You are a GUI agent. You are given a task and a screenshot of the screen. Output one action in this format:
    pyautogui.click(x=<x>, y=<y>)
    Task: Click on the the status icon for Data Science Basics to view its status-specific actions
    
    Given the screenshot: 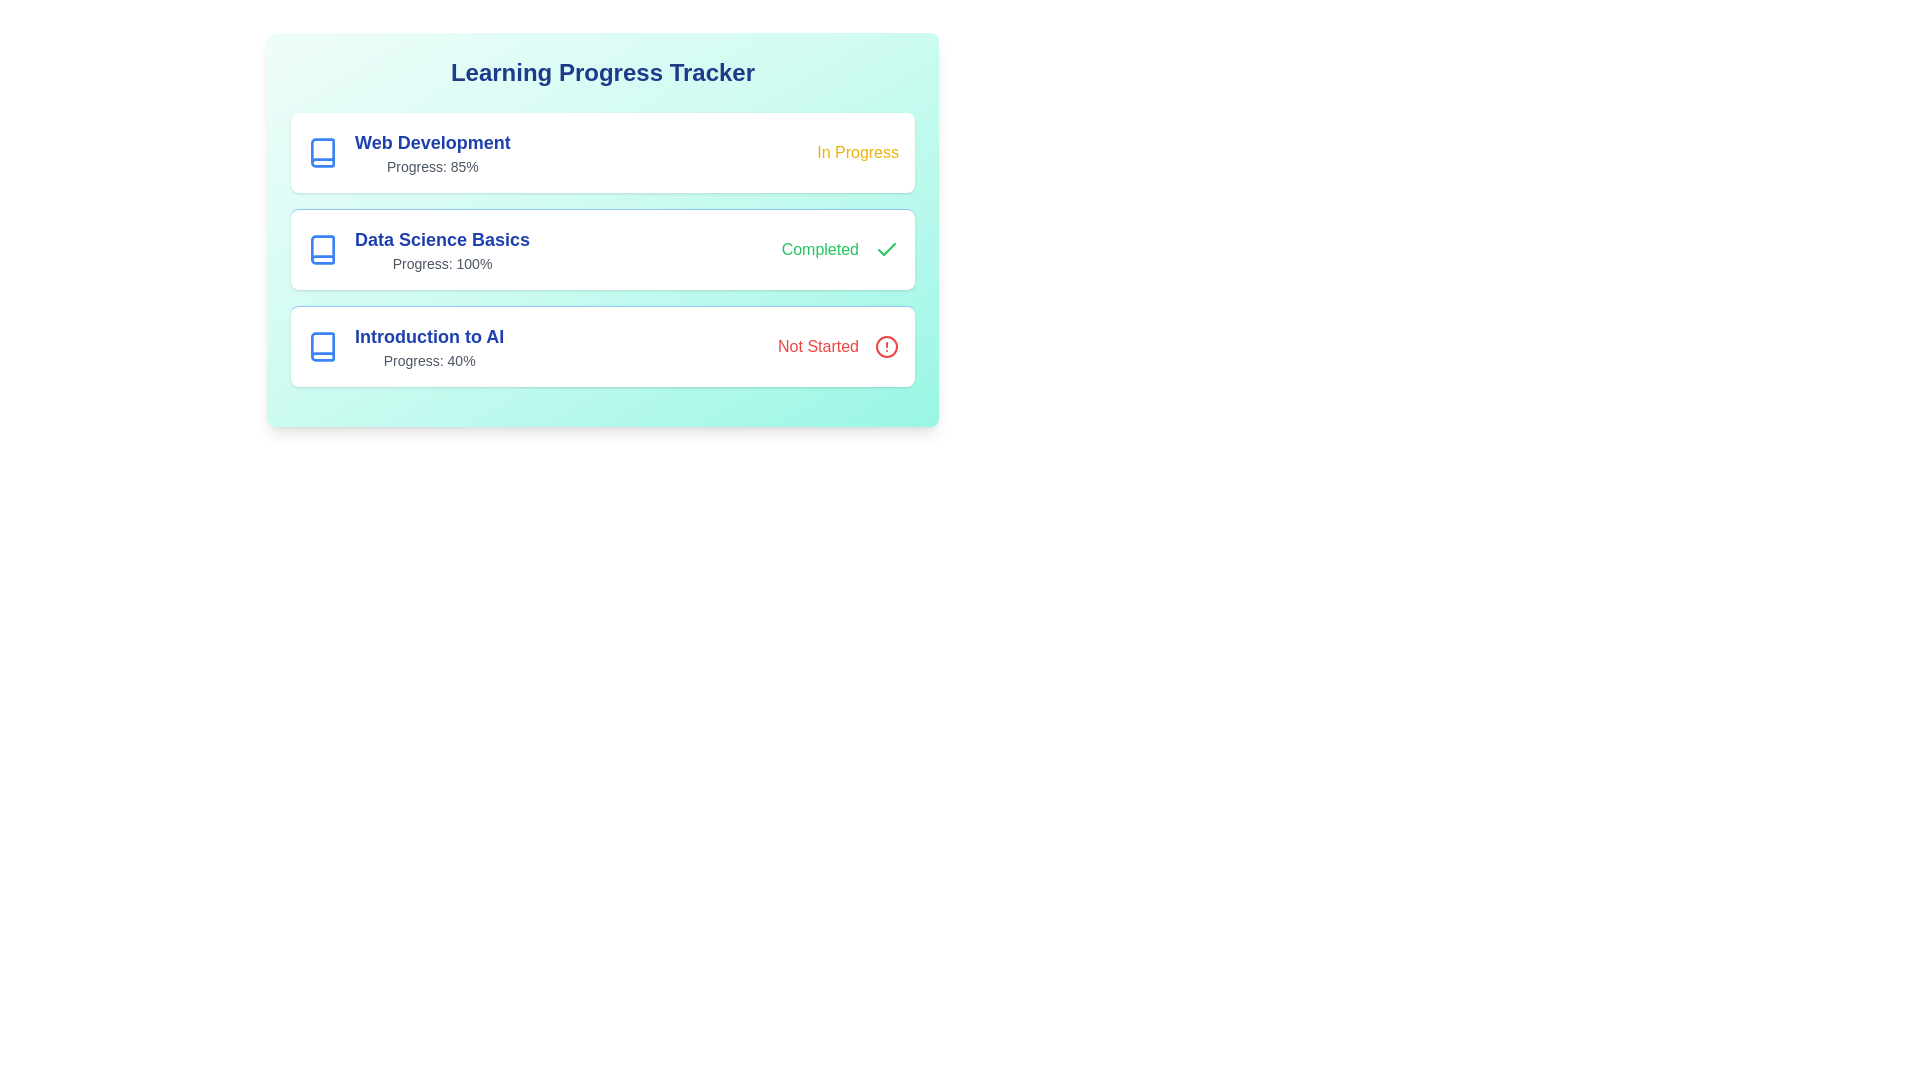 What is the action you would take?
    pyautogui.click(x=840, y=249)
    